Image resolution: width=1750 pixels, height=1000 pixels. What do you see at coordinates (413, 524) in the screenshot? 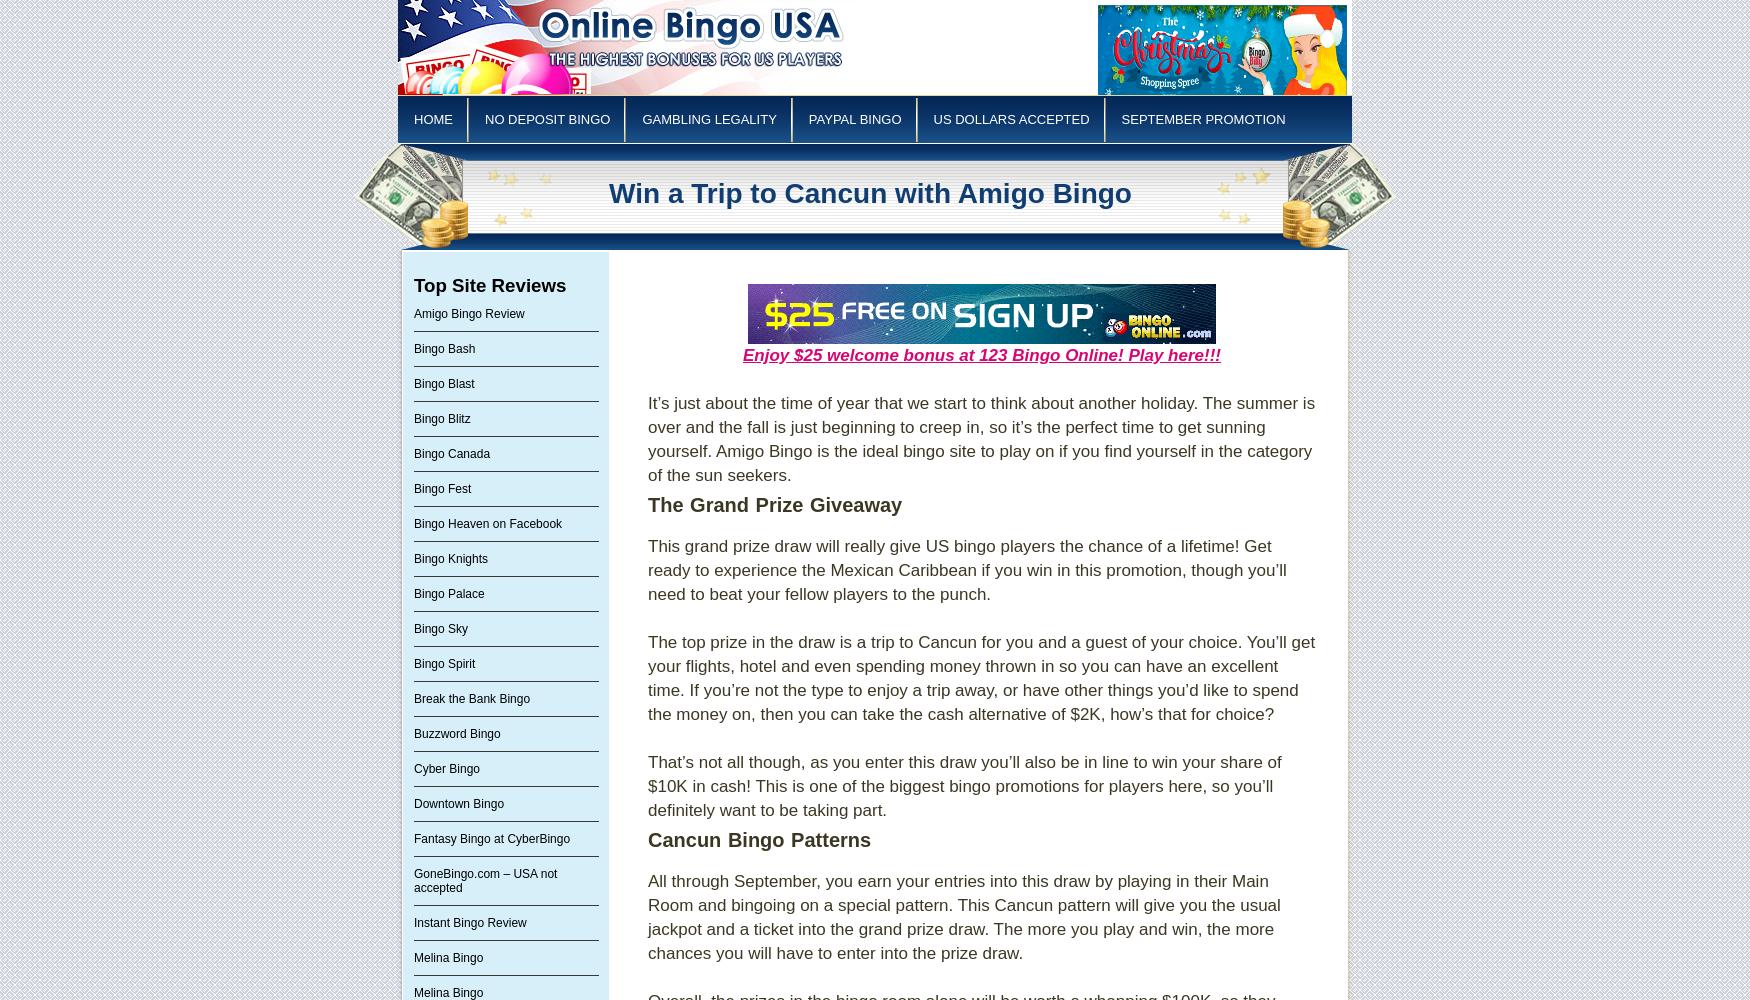
I see `'Bingo Heaven on Facebook'` at bounding box center [413, 524].